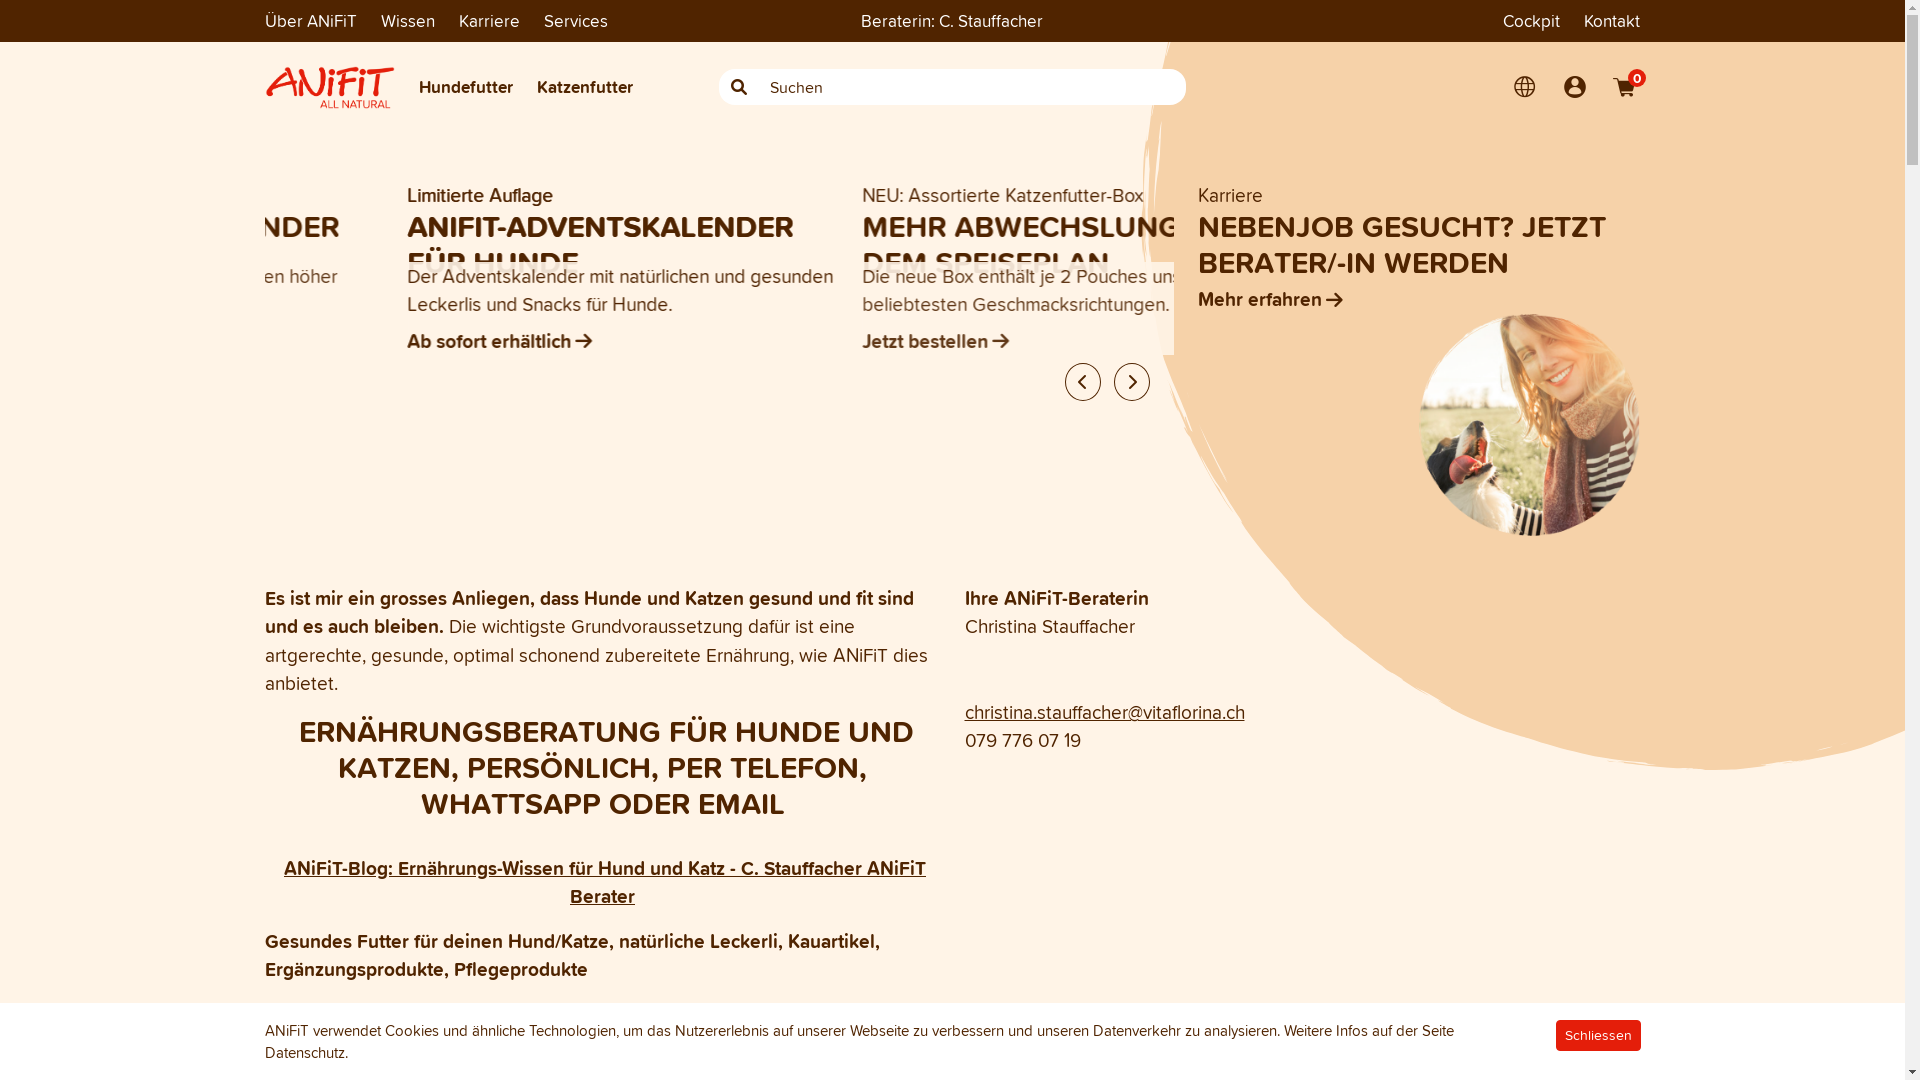  Describe the element at coordinates (1623, 86) in the screenshot. I see `'0'` at that location.